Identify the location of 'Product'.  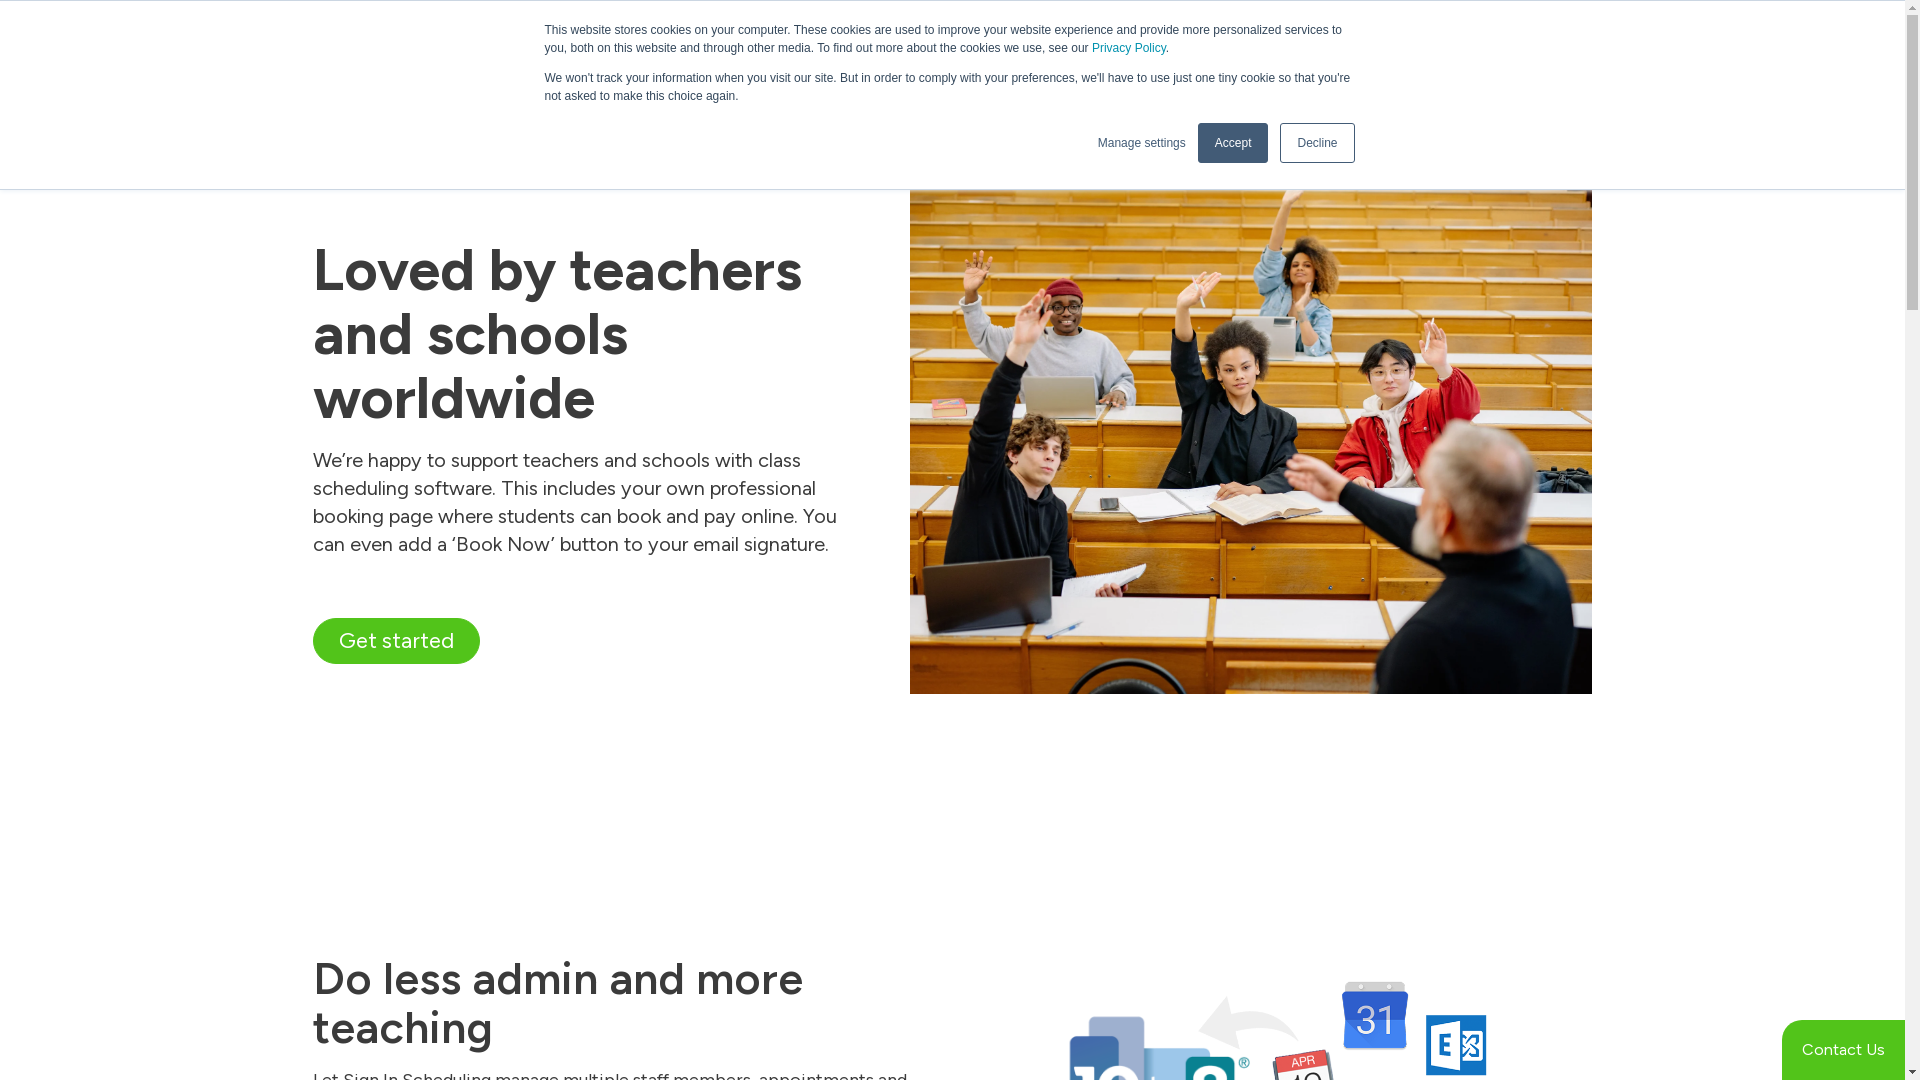
(1082, 100).